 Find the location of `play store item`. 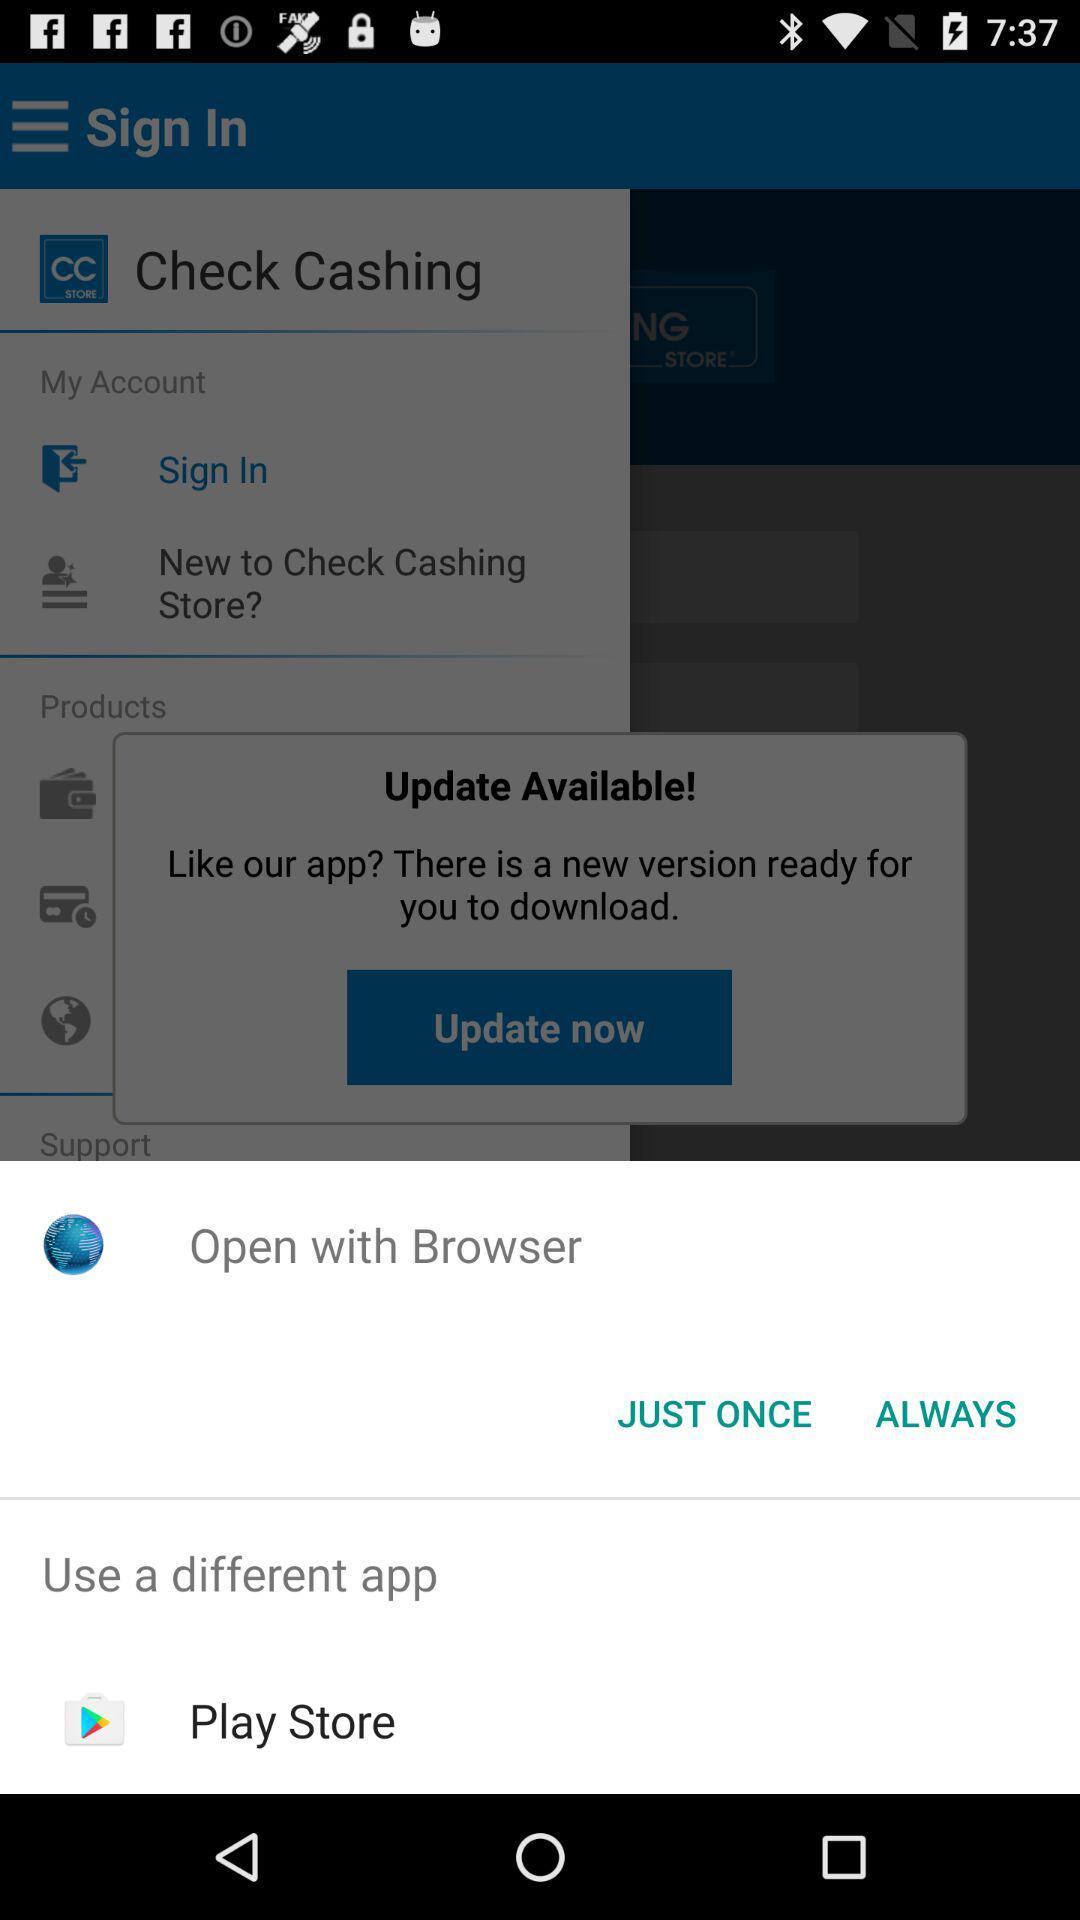

play store item is located at coordinates (292, 1719).